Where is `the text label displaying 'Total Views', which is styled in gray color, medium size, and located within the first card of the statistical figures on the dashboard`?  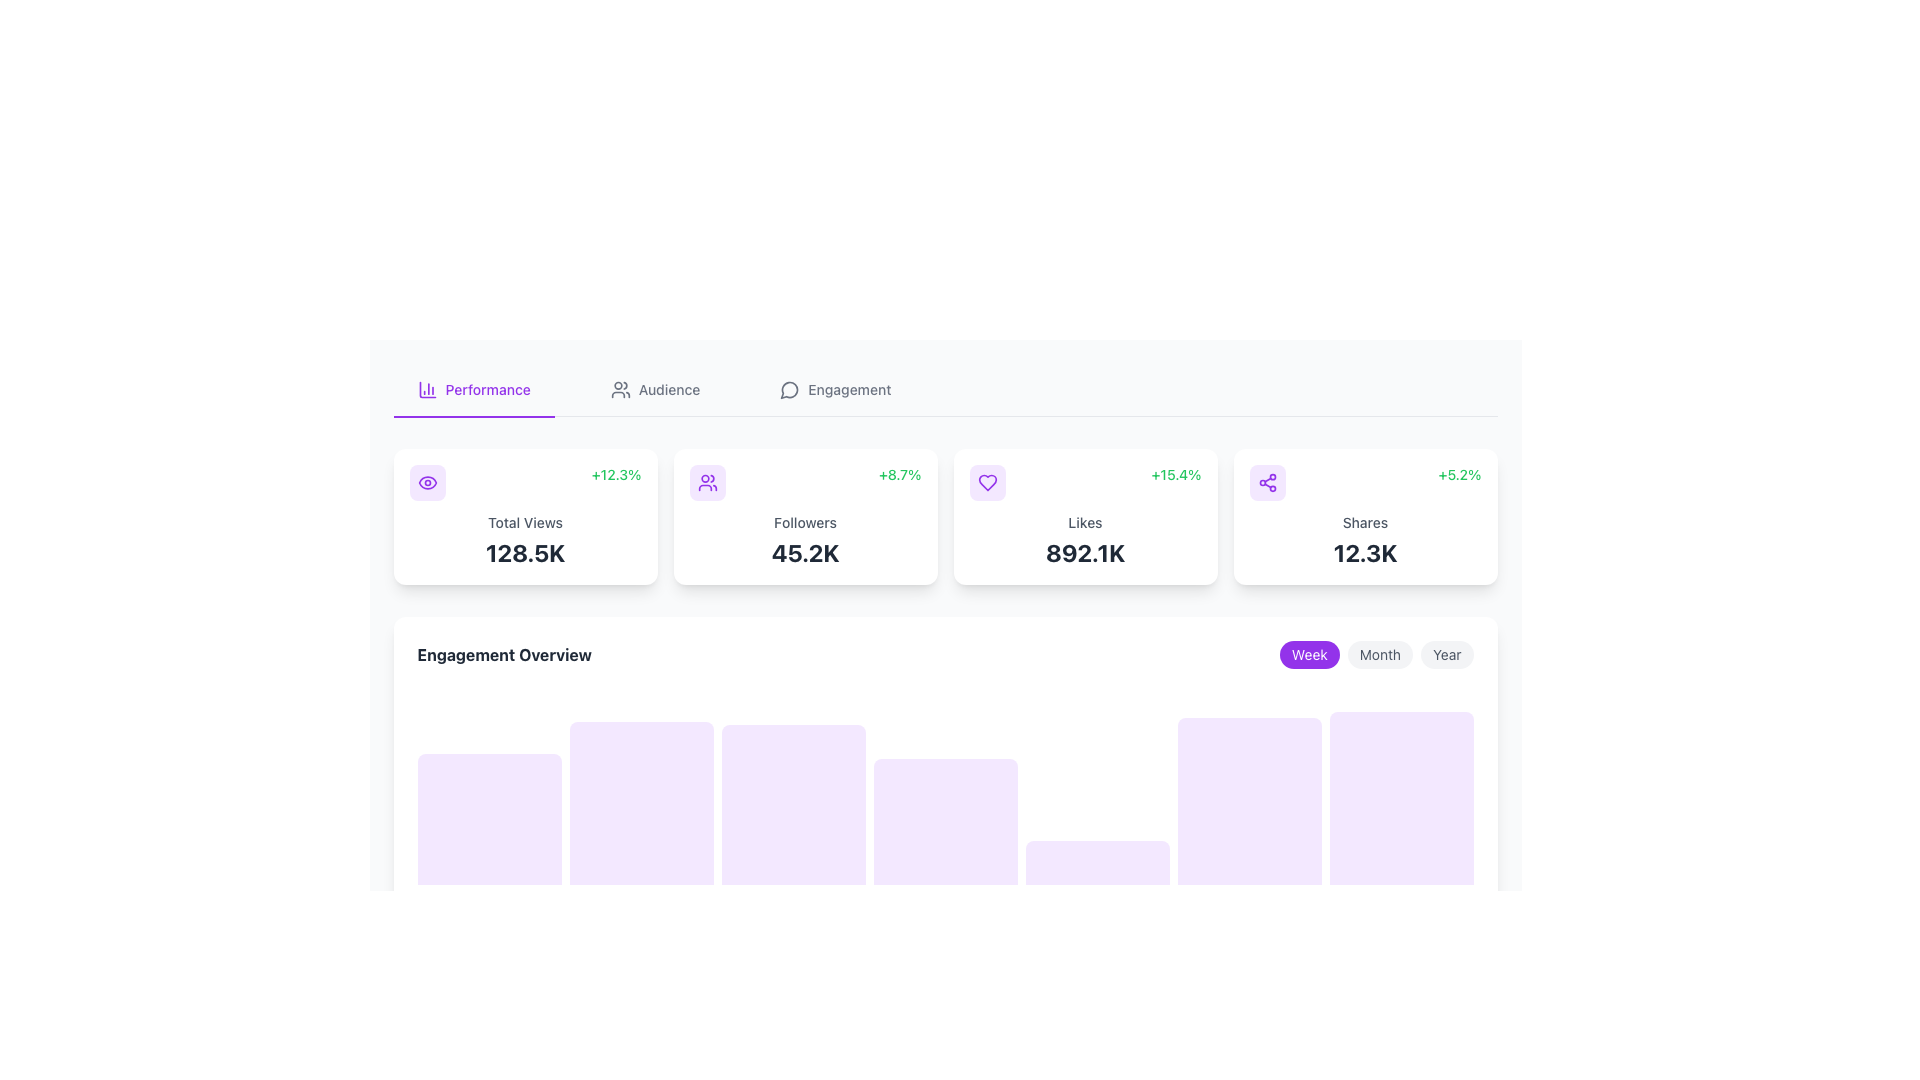
the text label displaying 'Total Views', which is styled in gray color, medium size, and located within the first card of the statistical figures on the dashboard is located at coordinates (525, 522).